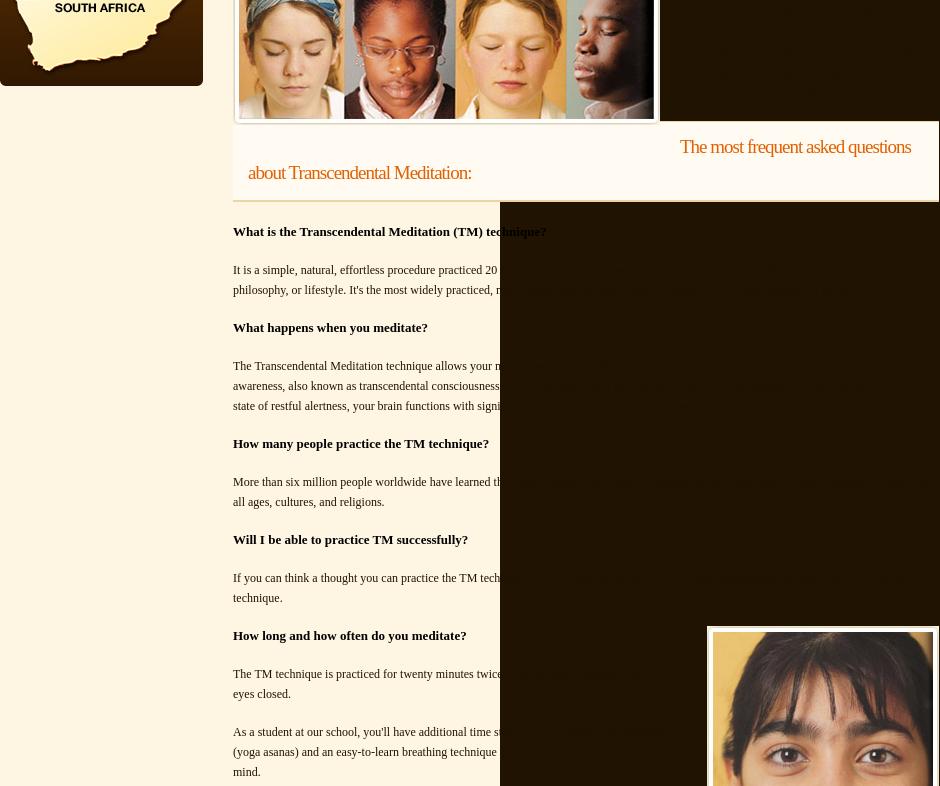 The image size is (940, 786). I want to click on 'If you can think a thought you can practice the TM technique. People from the age of 10 to 100 have successfully learned to practice the TM technique.', so click(570, 587).